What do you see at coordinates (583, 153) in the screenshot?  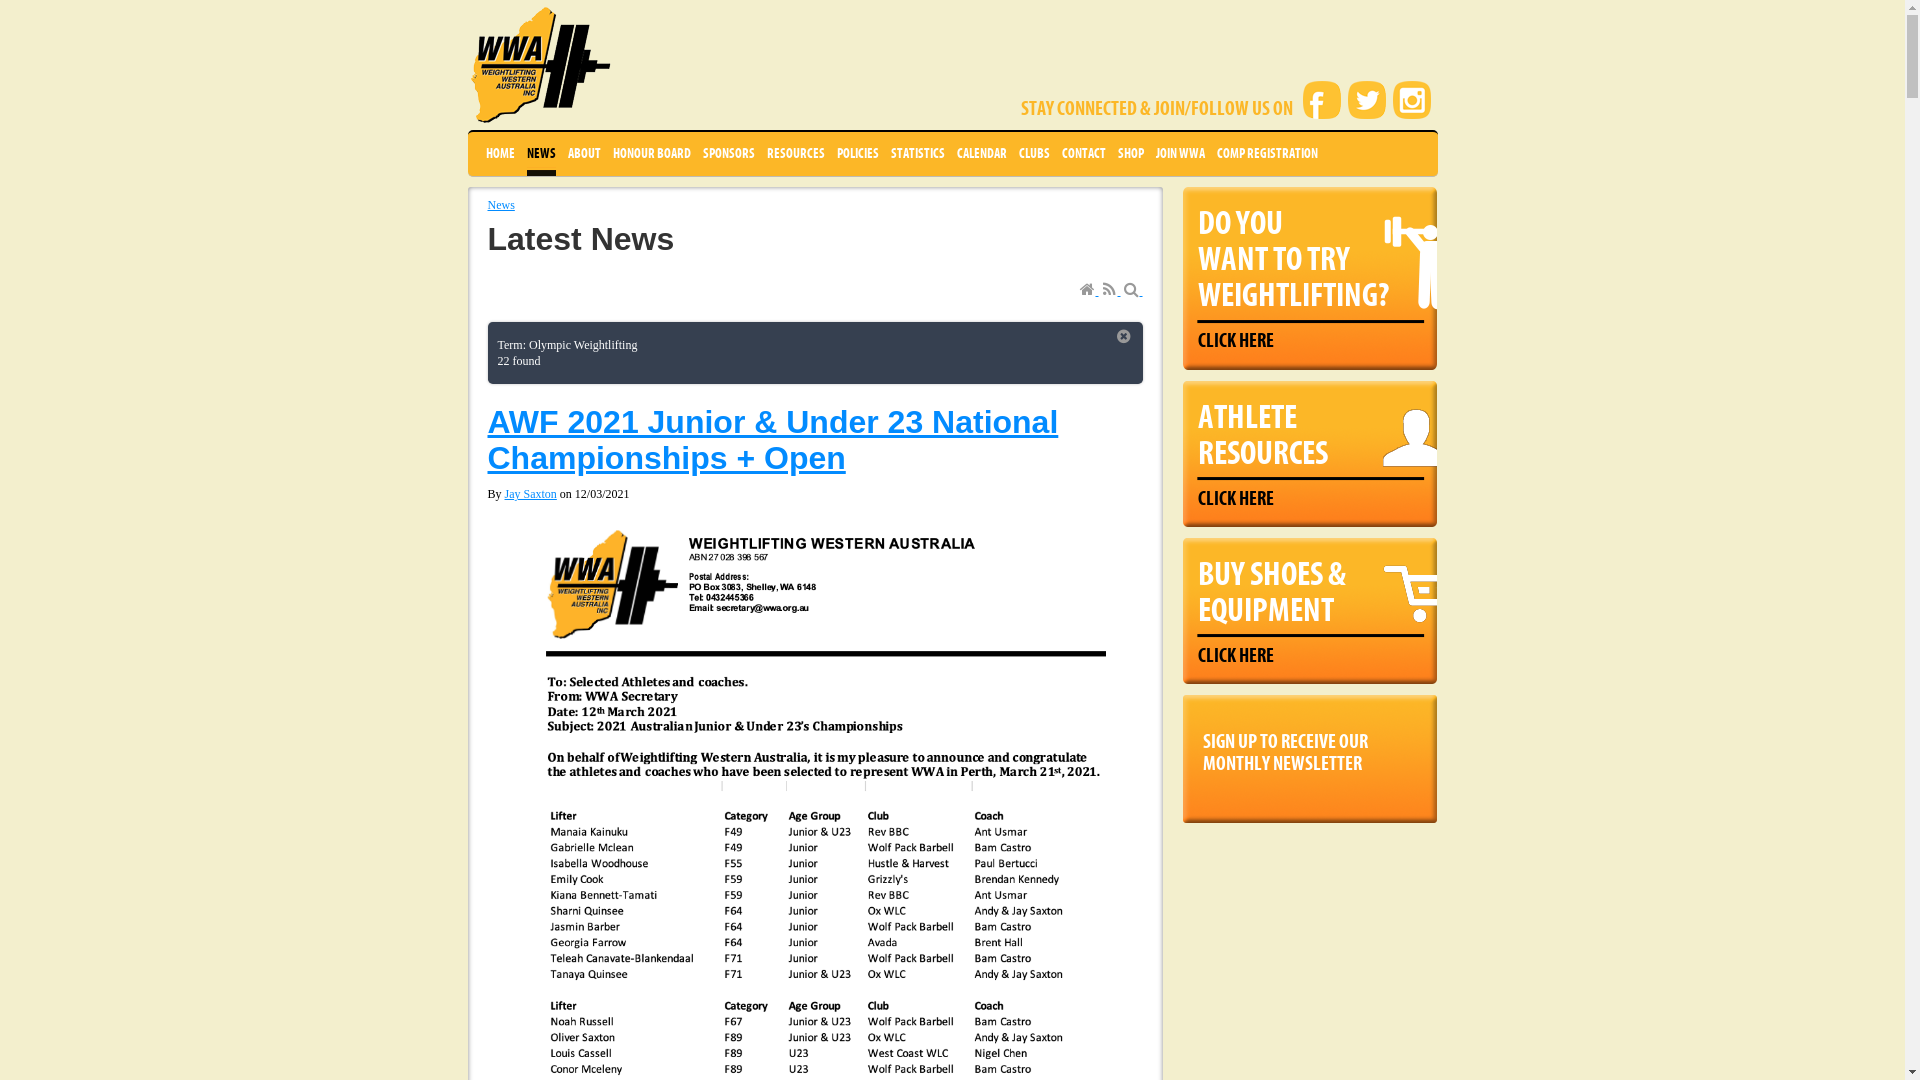 I see `'ABOUT'` at bounding box center [583, 153].